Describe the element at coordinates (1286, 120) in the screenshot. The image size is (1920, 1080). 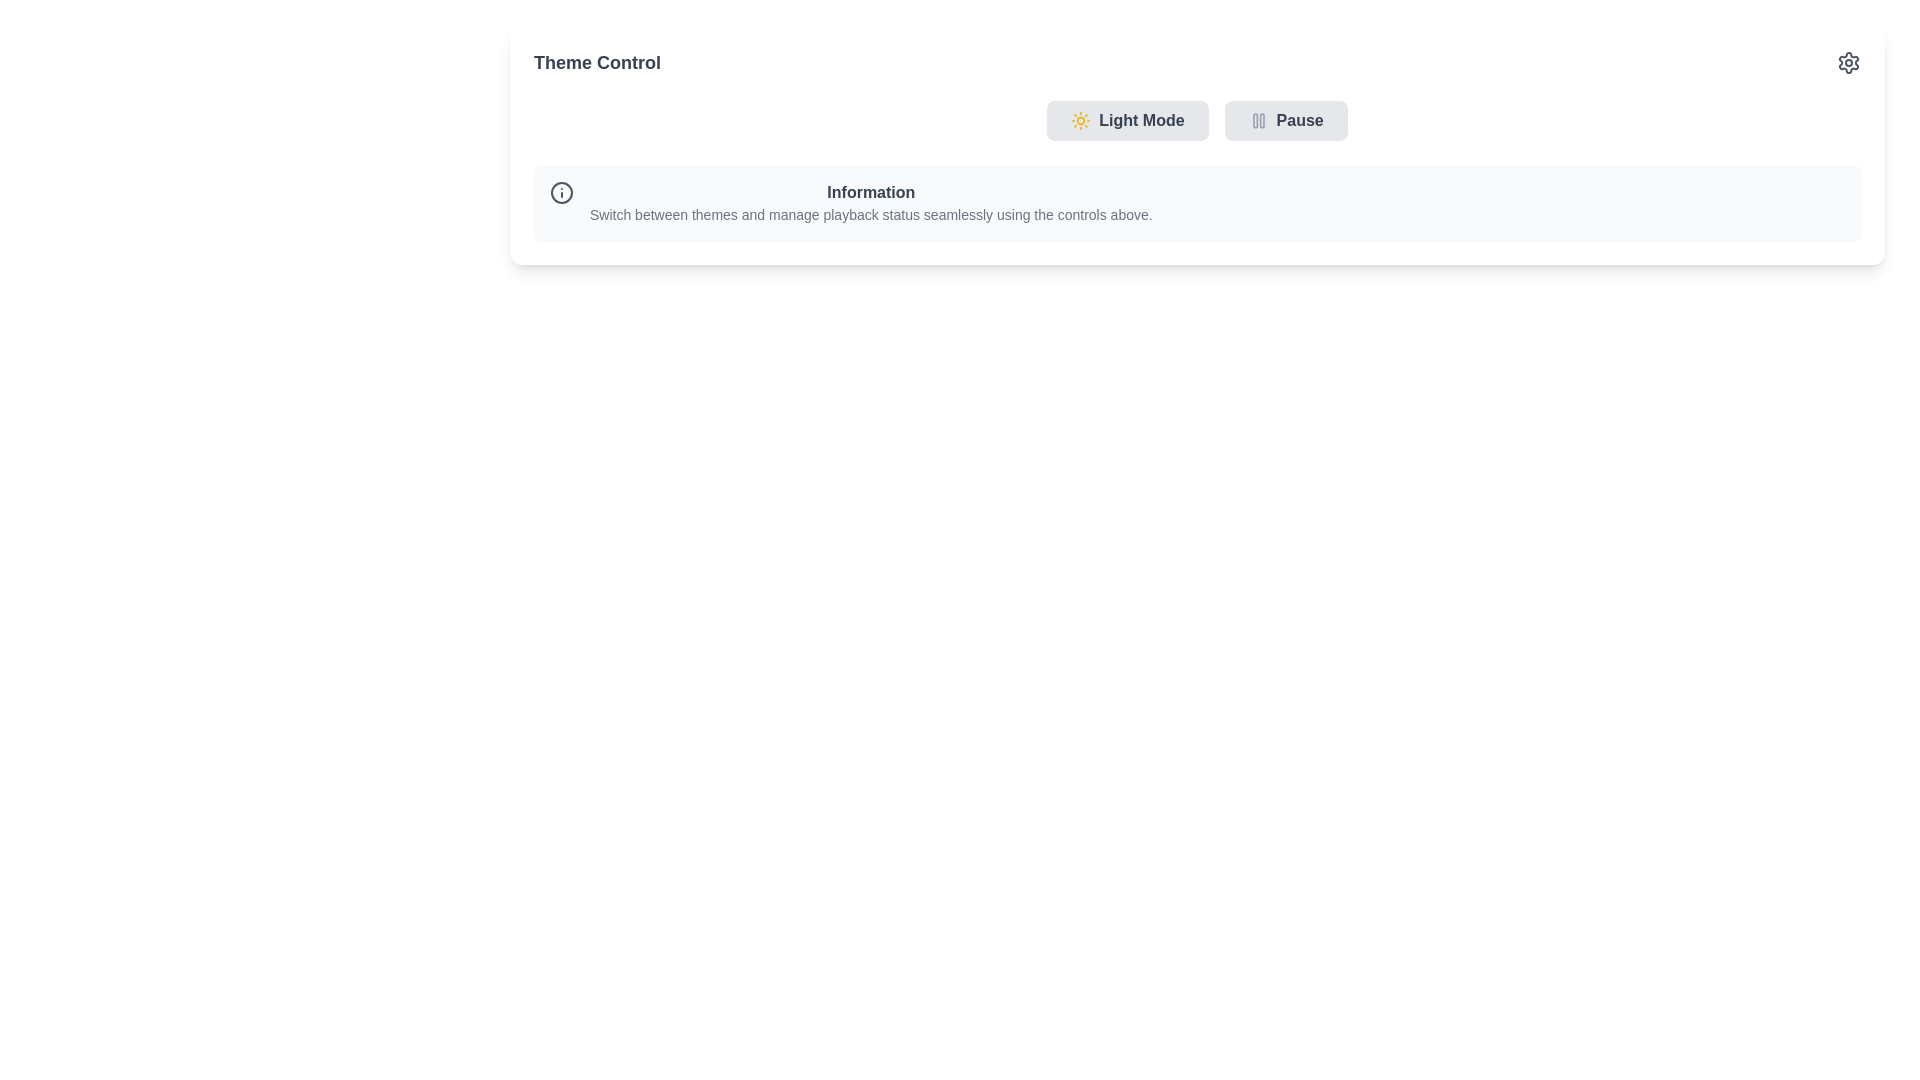
I see `the 'Pause' button, which has a gray background and rounded corners, located to the right of the 'Light Mode' button in the upper section of the interface` at that location.